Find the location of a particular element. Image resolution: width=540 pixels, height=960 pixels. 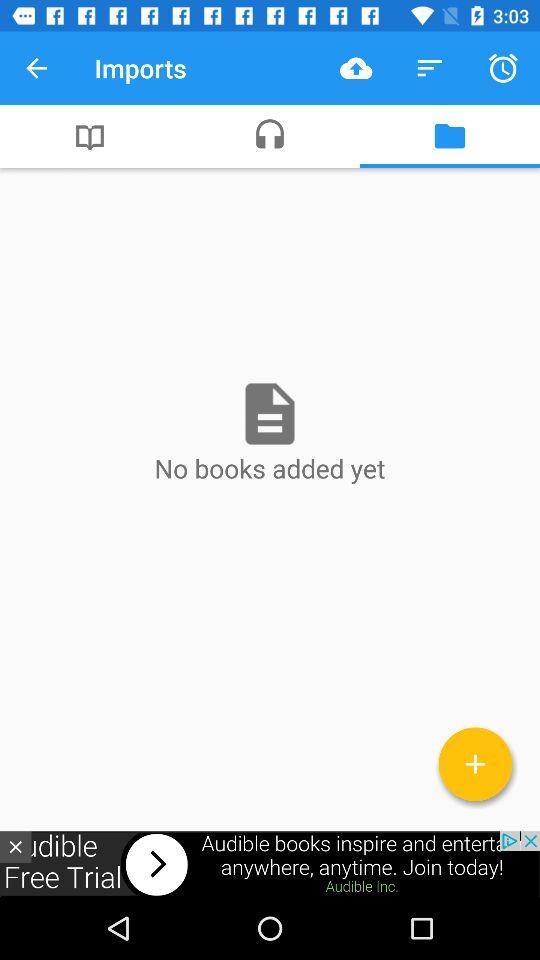

visit advertiser is located at coordinates (270, 863).